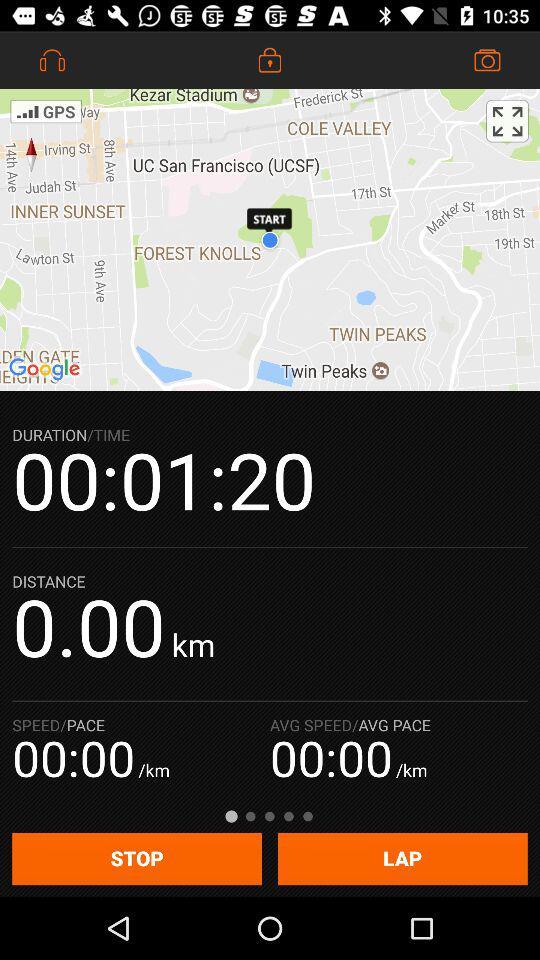  Describe the element at coordinates (30, 153) in the screenshot. I see `the explore icon` at that location.